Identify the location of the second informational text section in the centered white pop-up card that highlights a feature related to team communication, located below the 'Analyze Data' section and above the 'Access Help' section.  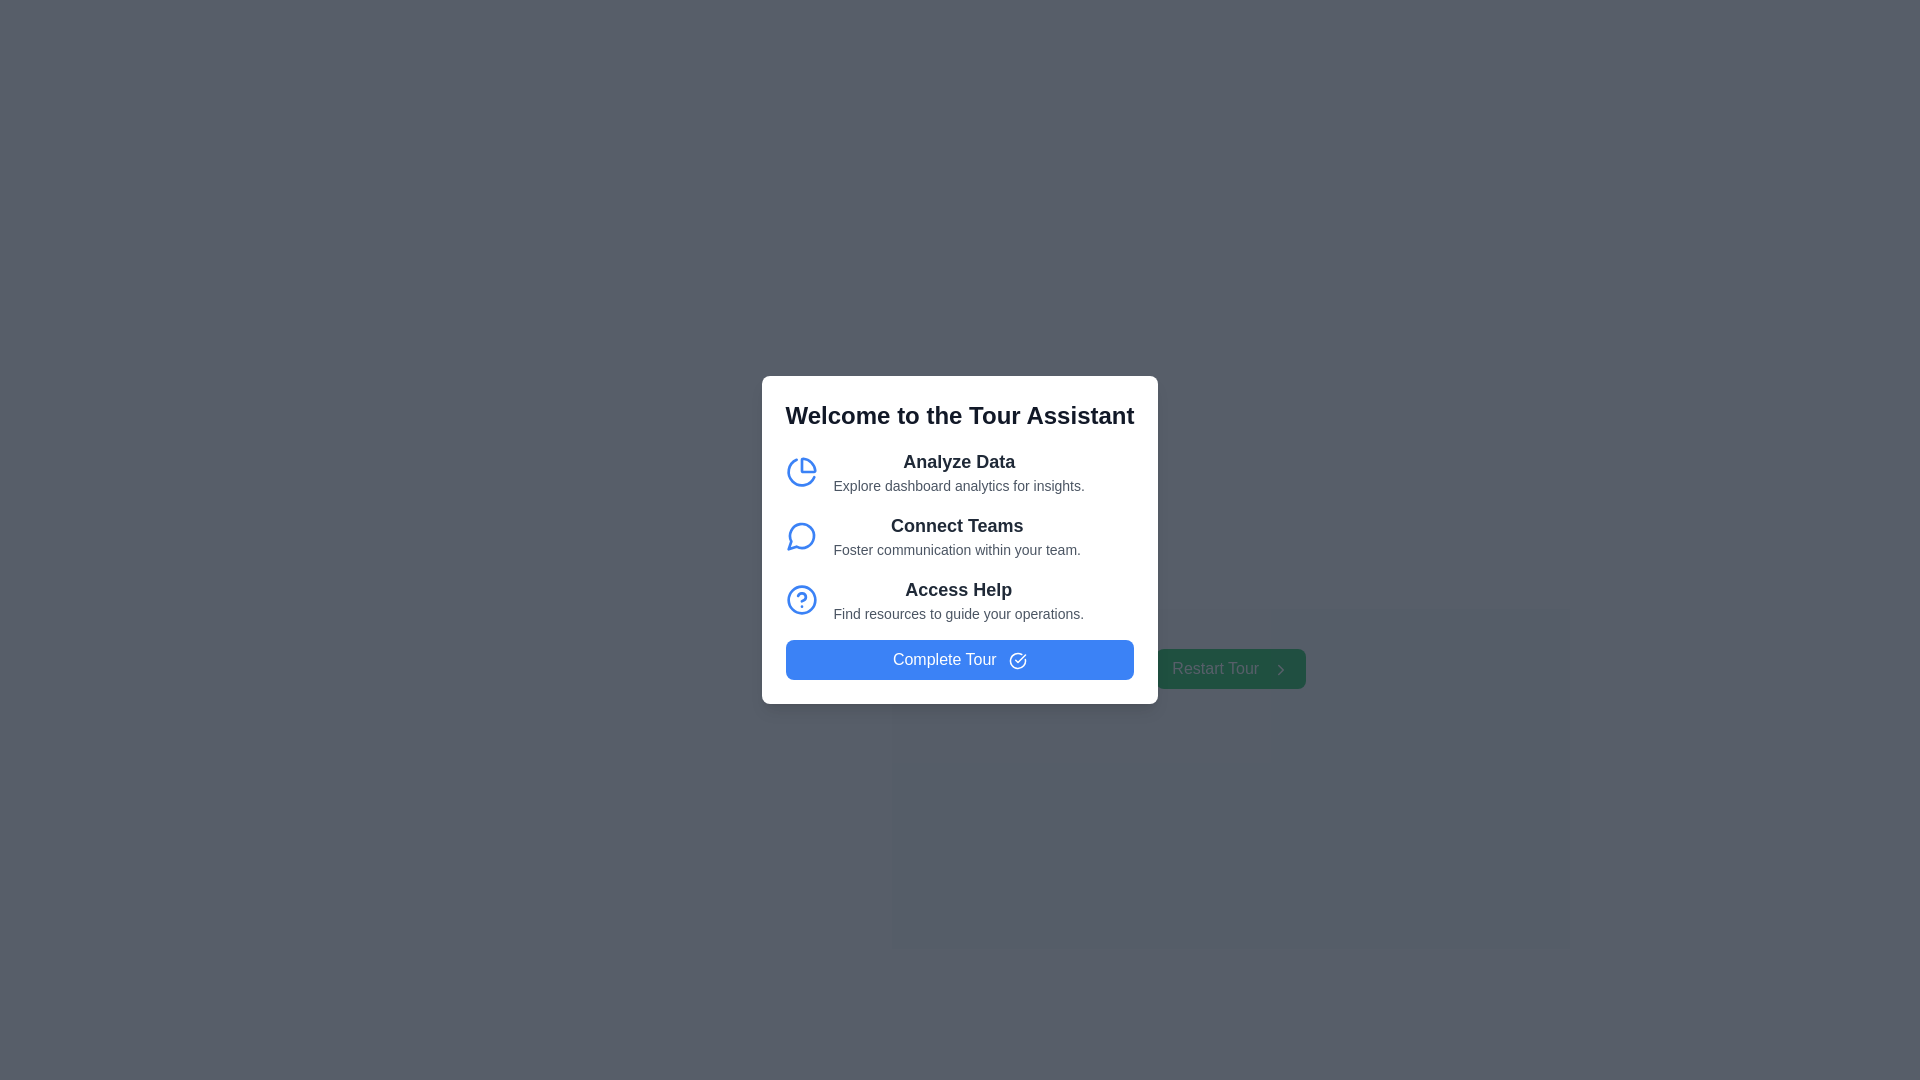
(960, 540).